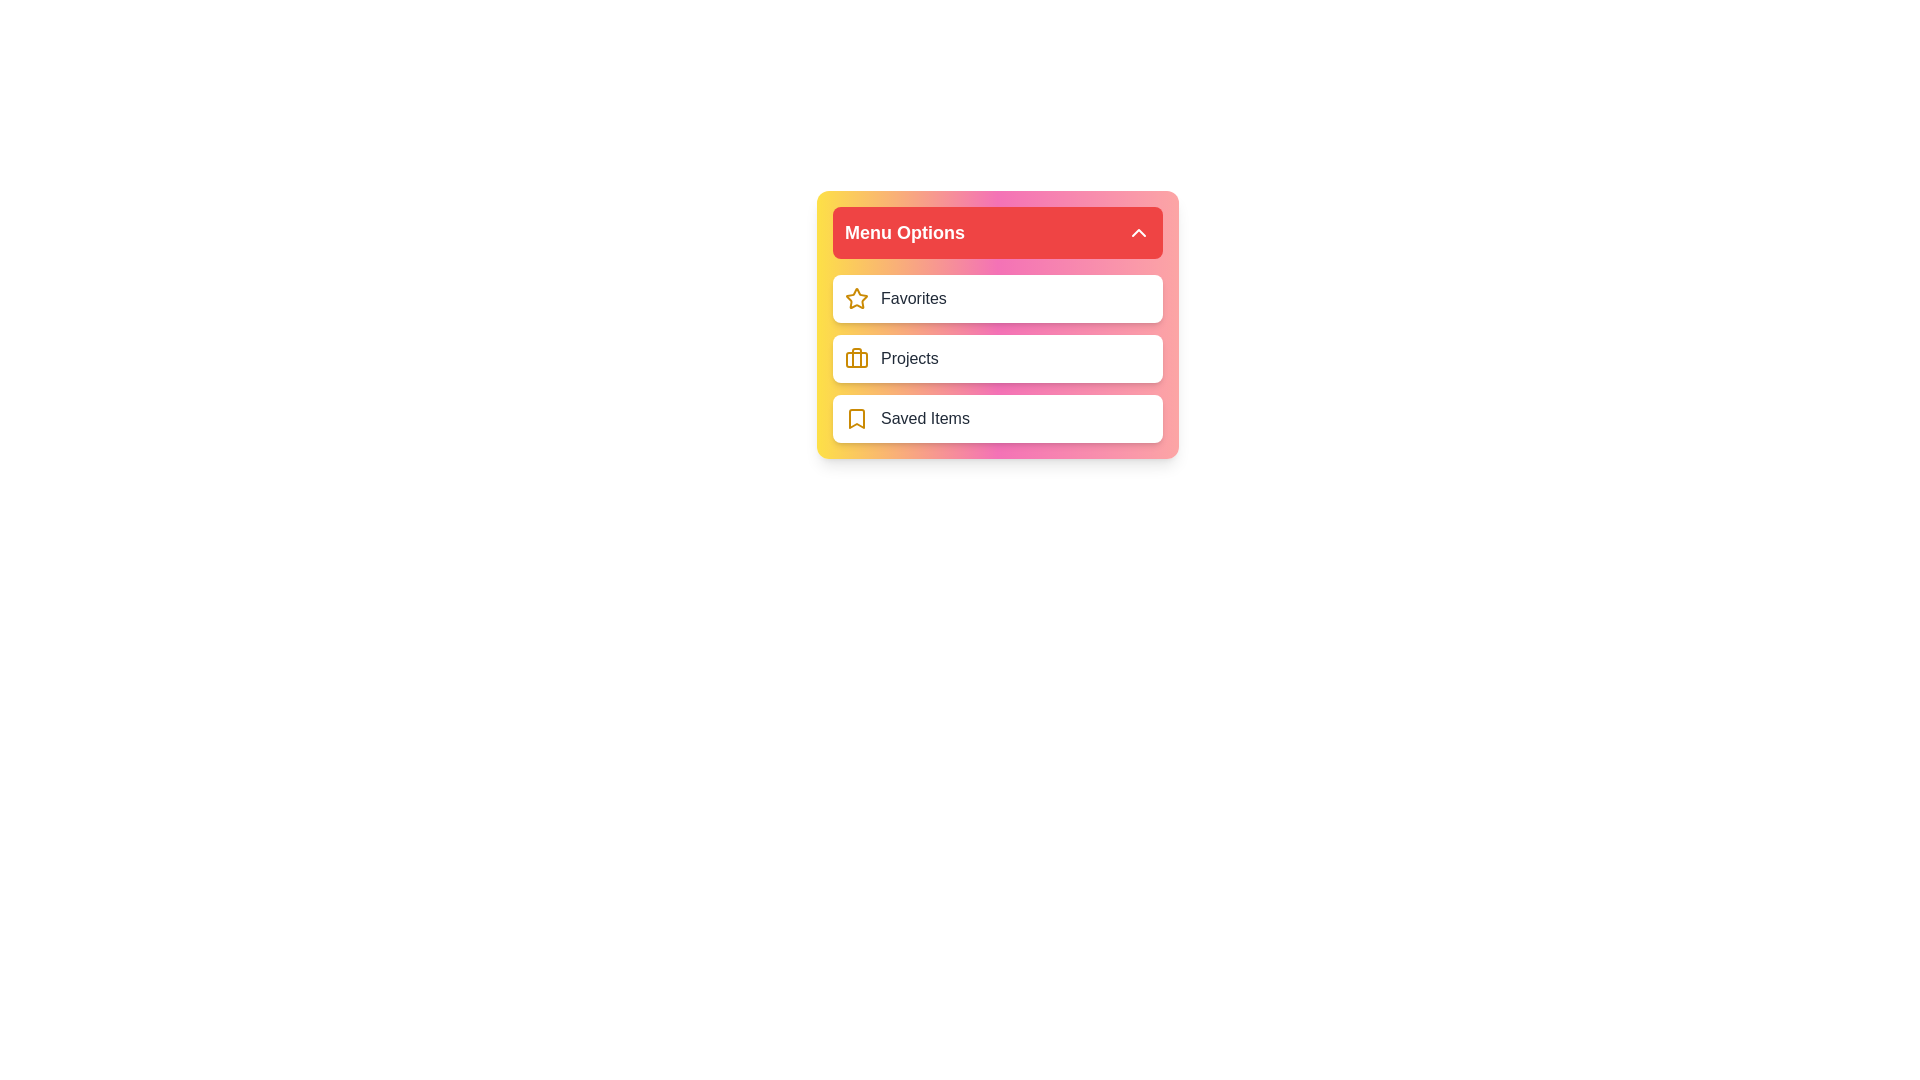  Describe the element at coordinates (998, 418) in the screenshot. I see `the menu item labeled Saved Items to observe its hover effect` at that location.